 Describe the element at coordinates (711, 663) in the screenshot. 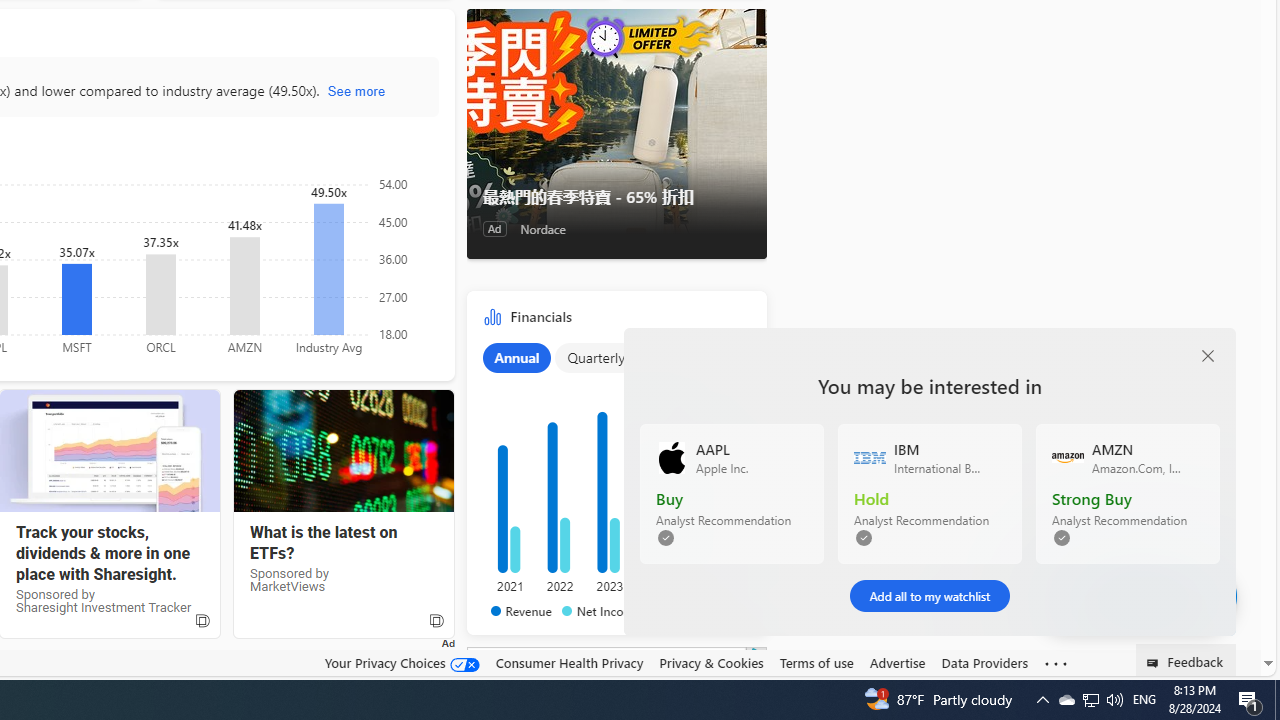

I see `'Privacy & Cookies'` at that location.